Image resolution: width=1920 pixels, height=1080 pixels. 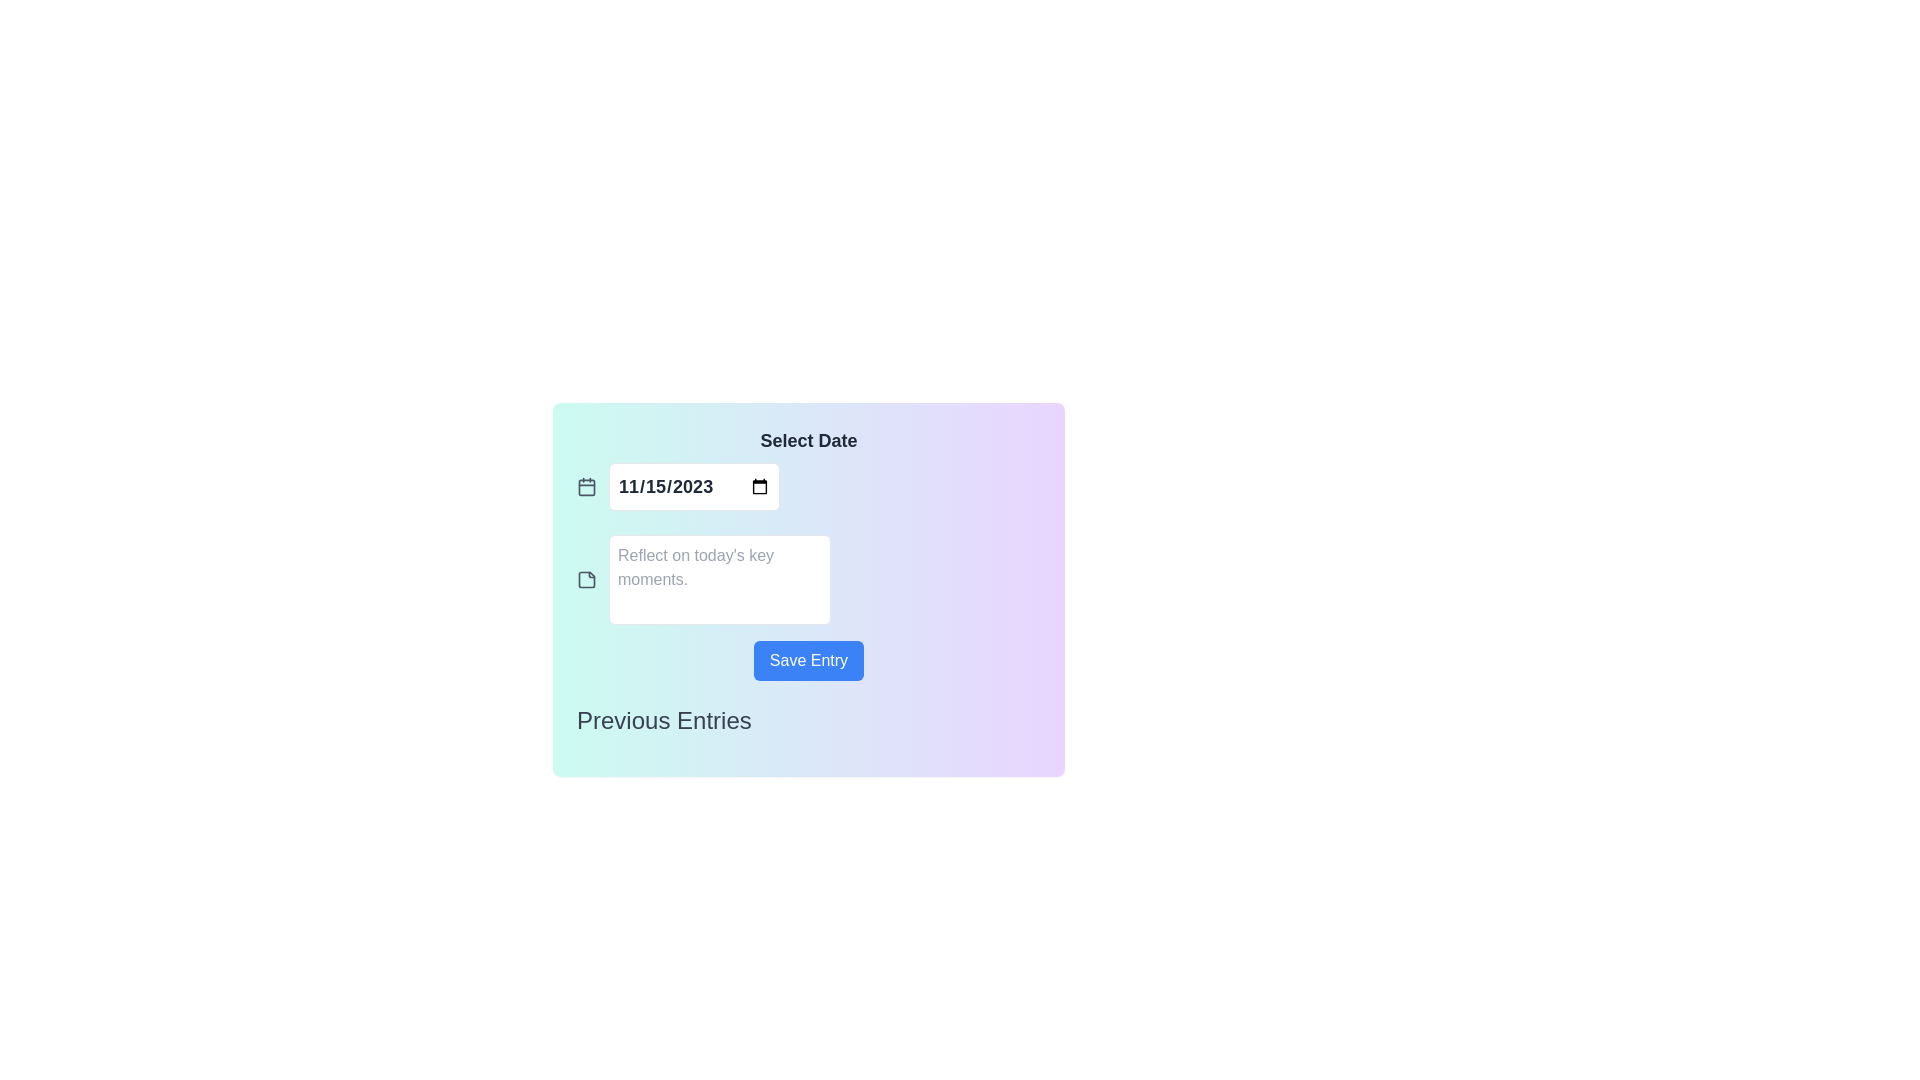 What do you see at coordinates (585, 486) in the screenshot?
I see `visual date block within the calendar icon located at the center of the icon` at bounding box center [585, 486].